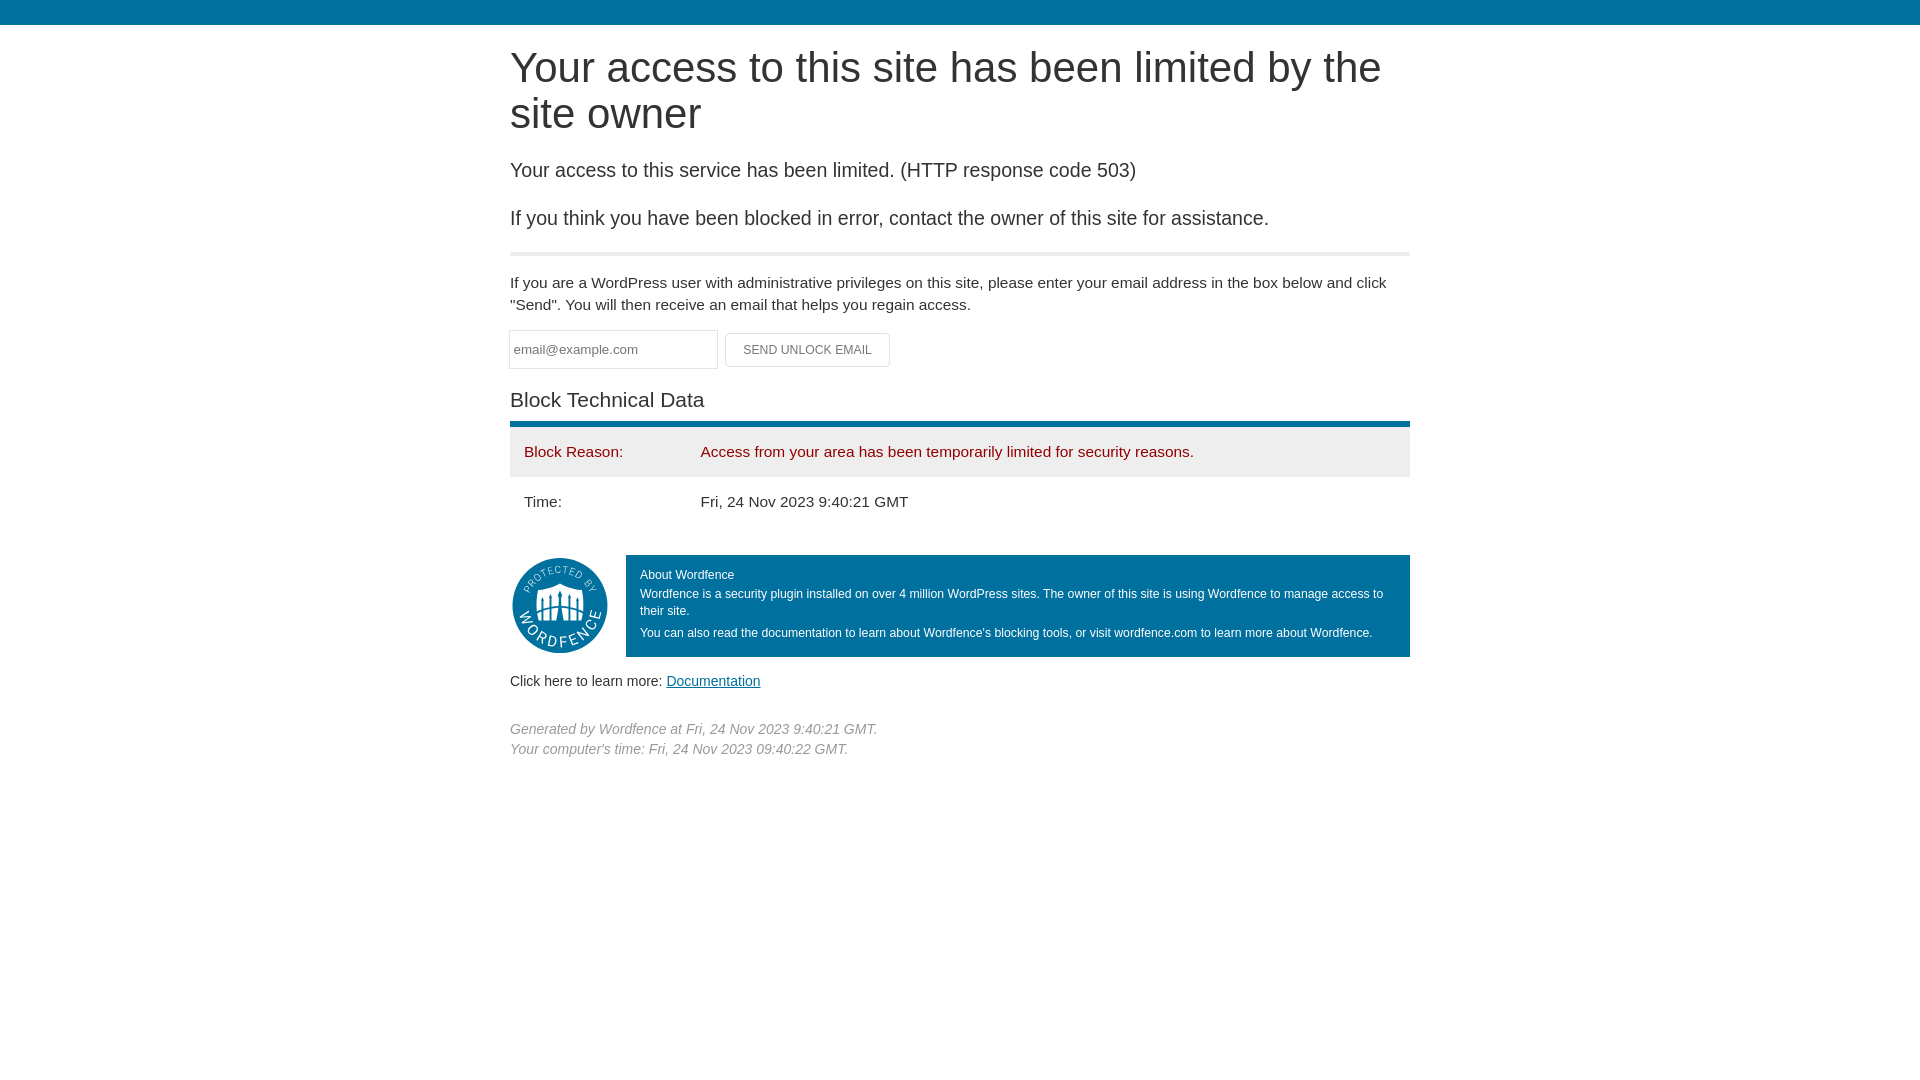 This screenshot has height=1080, width=1920. I want to click on 'Send Unlock Email', so click(807, 349).